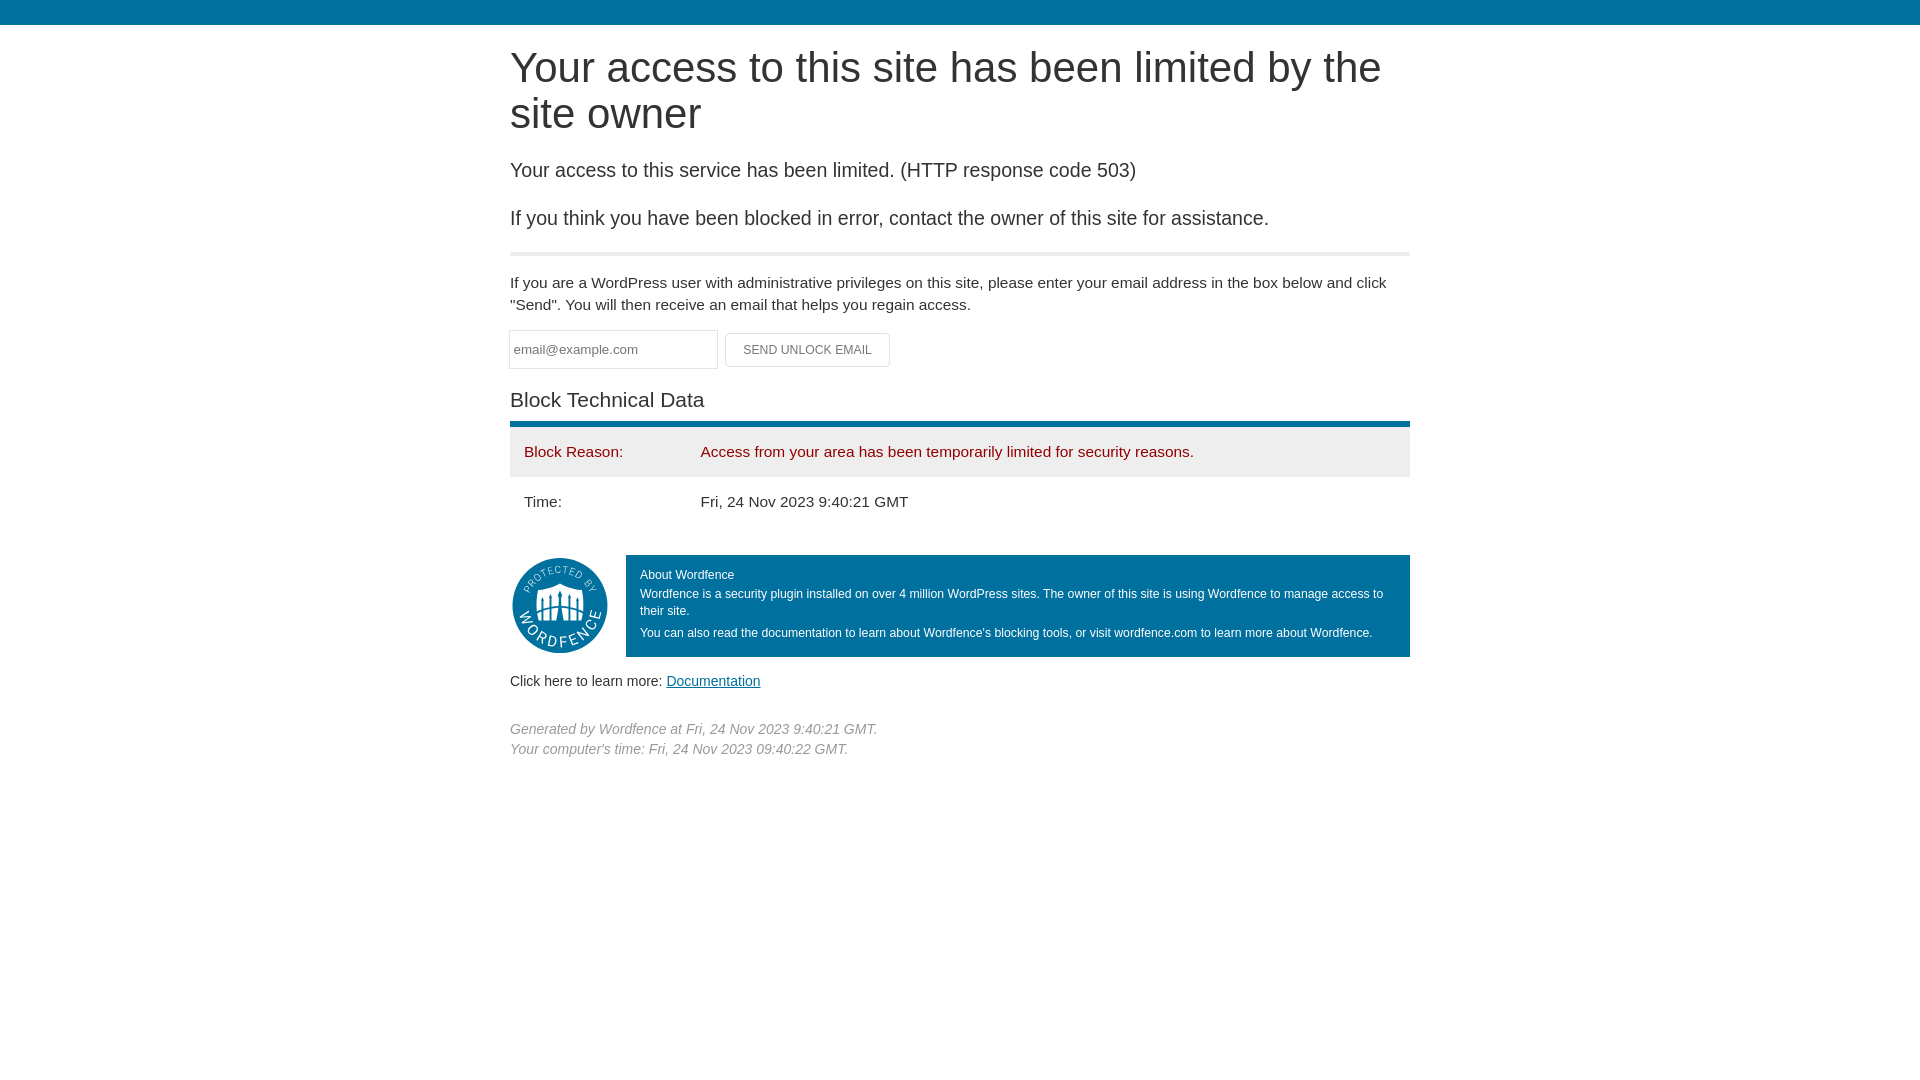 This screenshot has height=1080, width=1920. I want to click on 'Send Unlock Email', so click(807, 349).